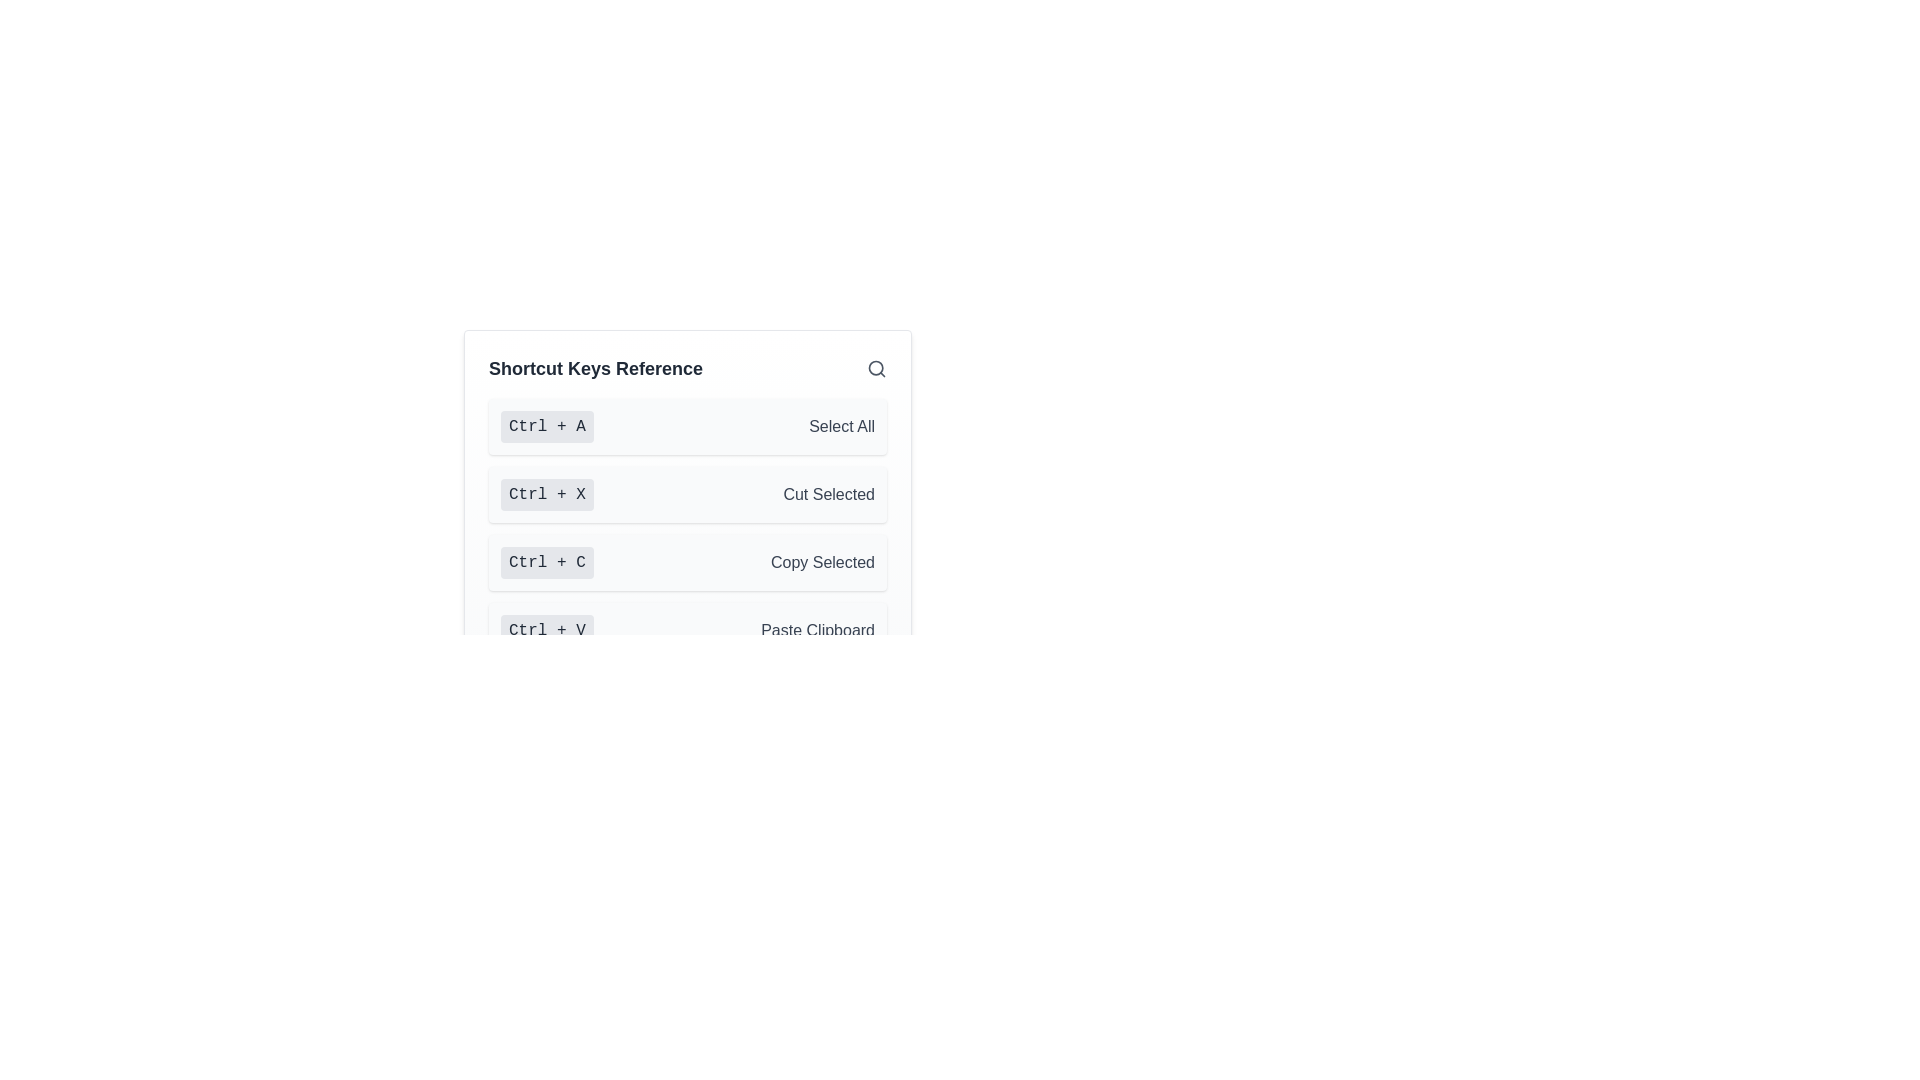 Image resolution: width=1920 pixels, height=1080 pixels. Describe the element at coordinates (547, 563) in the screenshot. I see `the rectangular badge with rounded corners that displays the text 'Ctrl + C', which is part of the keyboard shortcuts panel for the 'Copy Selected' action` at that location.